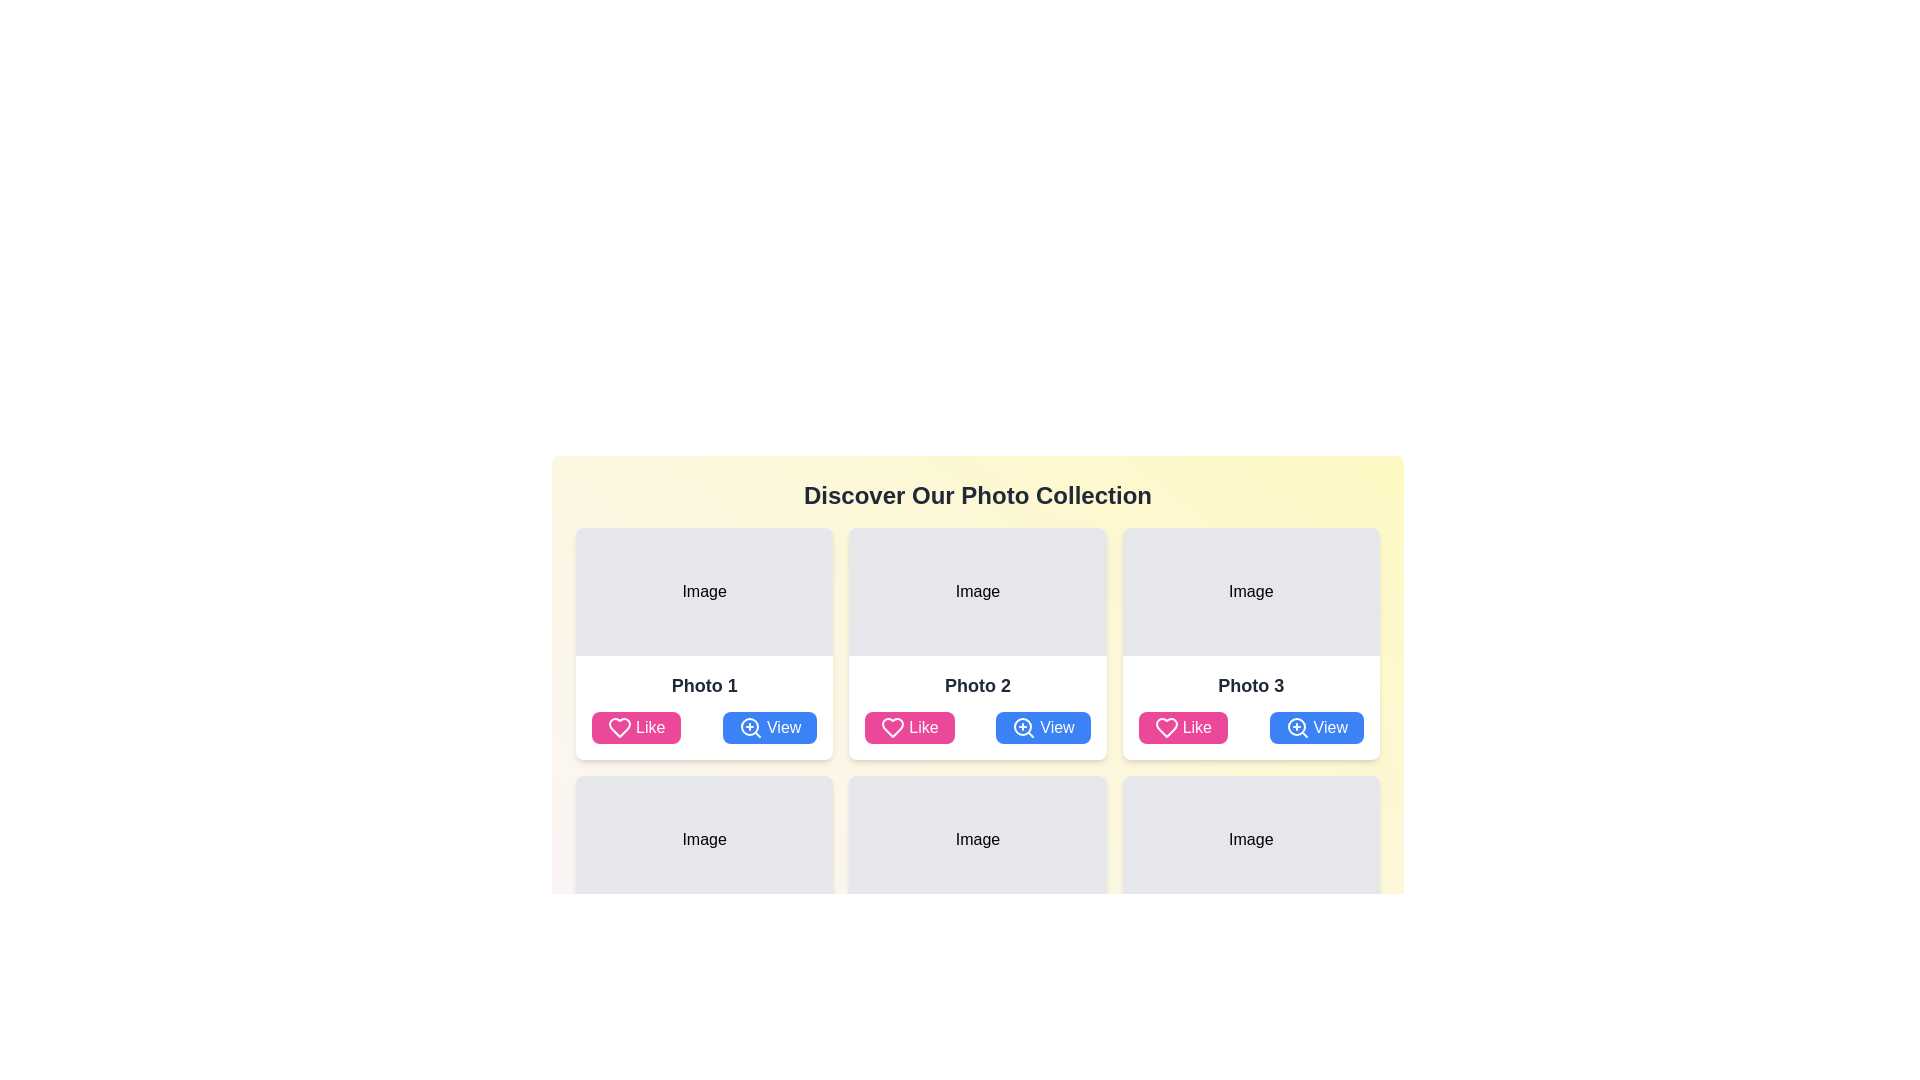 The width and height of the screenshot is (1920, 1080). What do you see at coordinates (618, 728) in the screenshot?
I see `the pink heart icon located inside the 'Like' button, which is positioned before the text 'Like' in the second column of the top row under the 'Discover Our Photo Collection' heading` at bounding box center [618, 728].